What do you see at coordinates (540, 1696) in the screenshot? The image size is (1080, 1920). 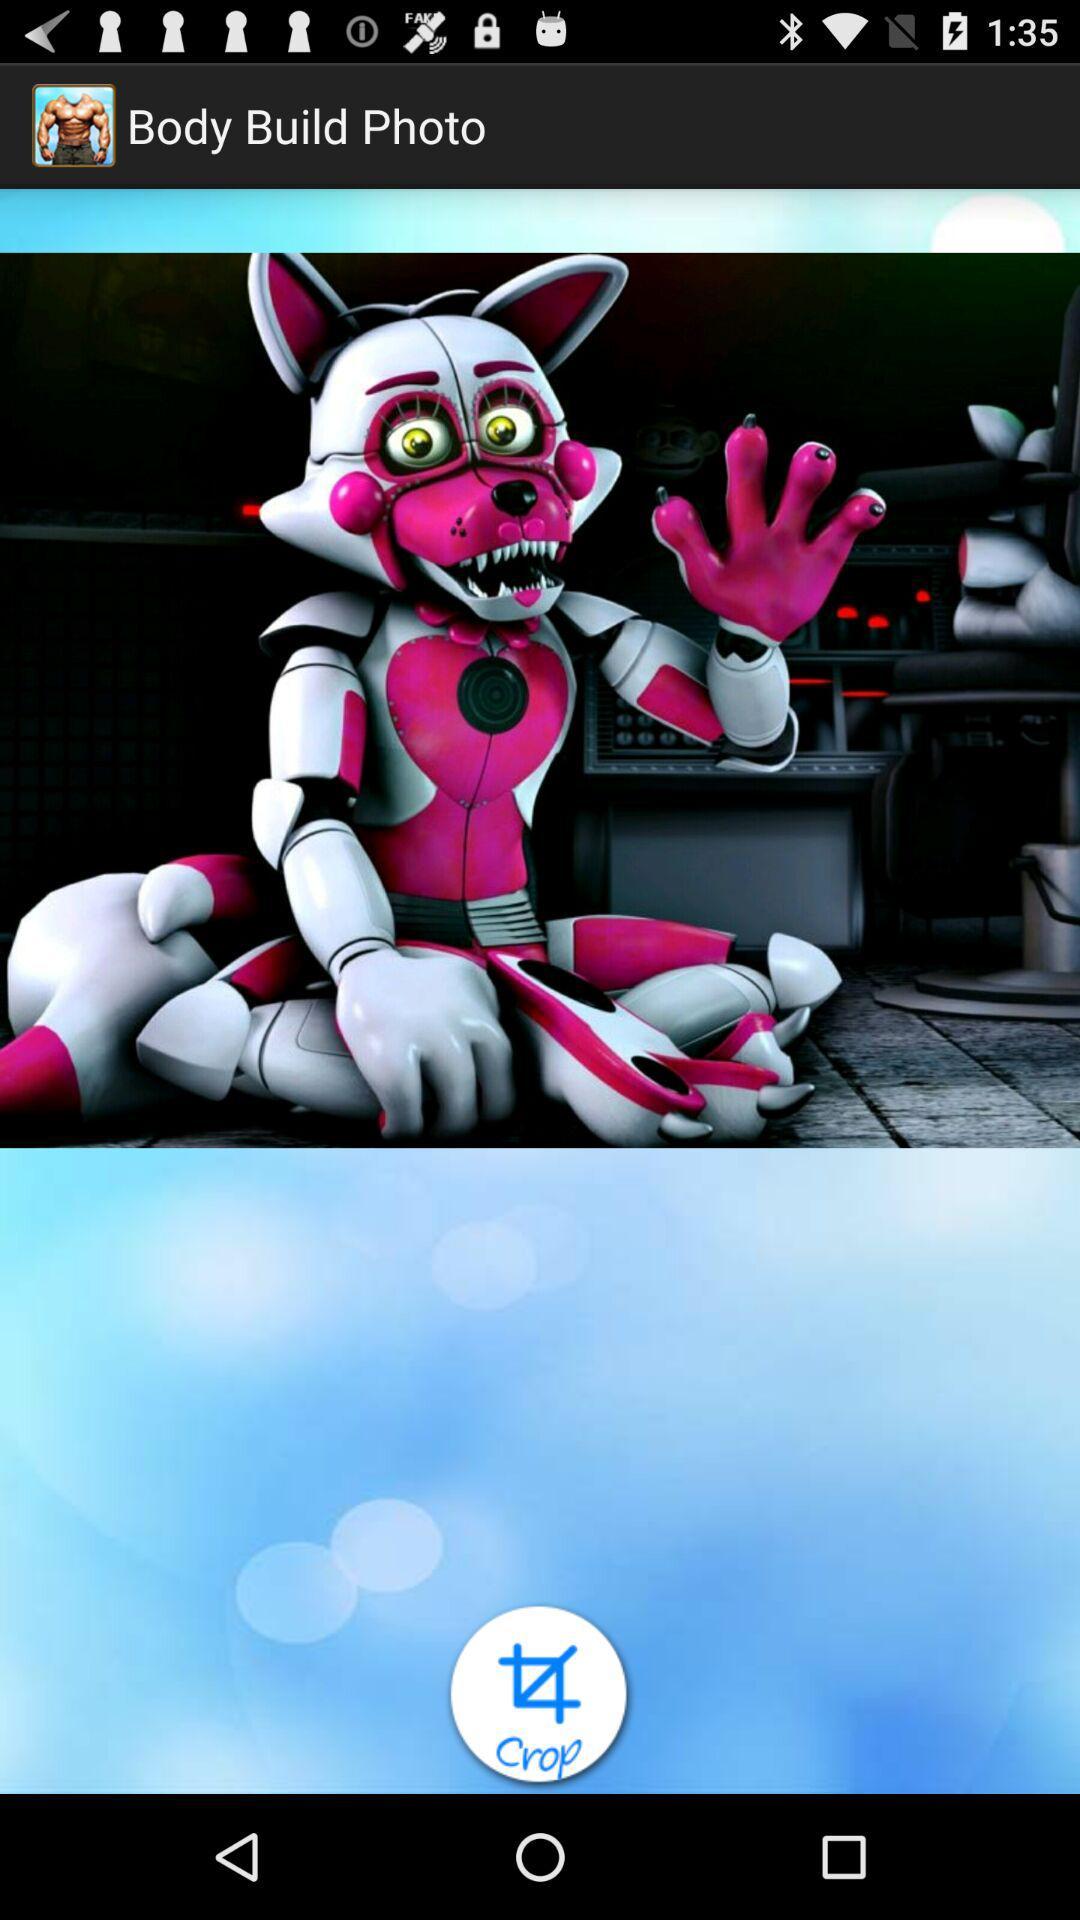 I see `crop` at bounding box center [540, 1696].